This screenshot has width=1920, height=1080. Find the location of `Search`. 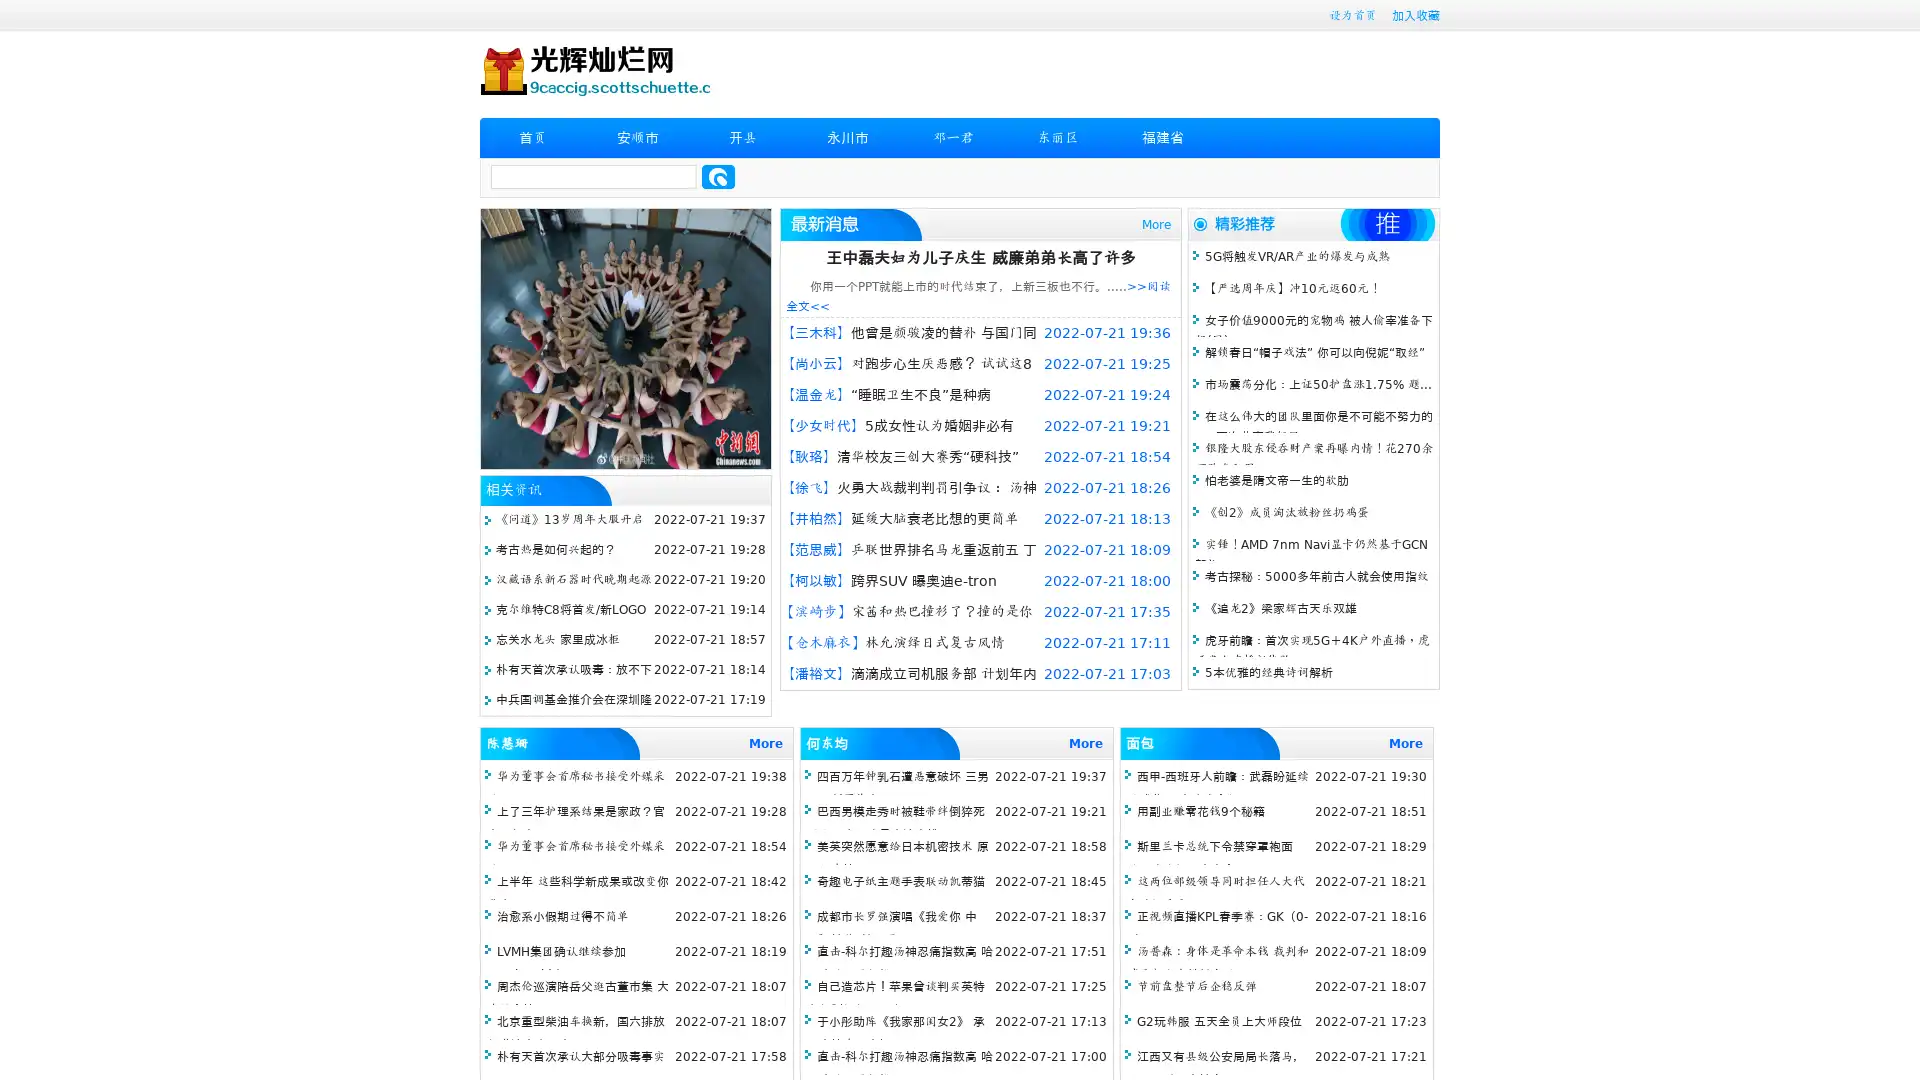

Search is located at coordinates (718, 176).